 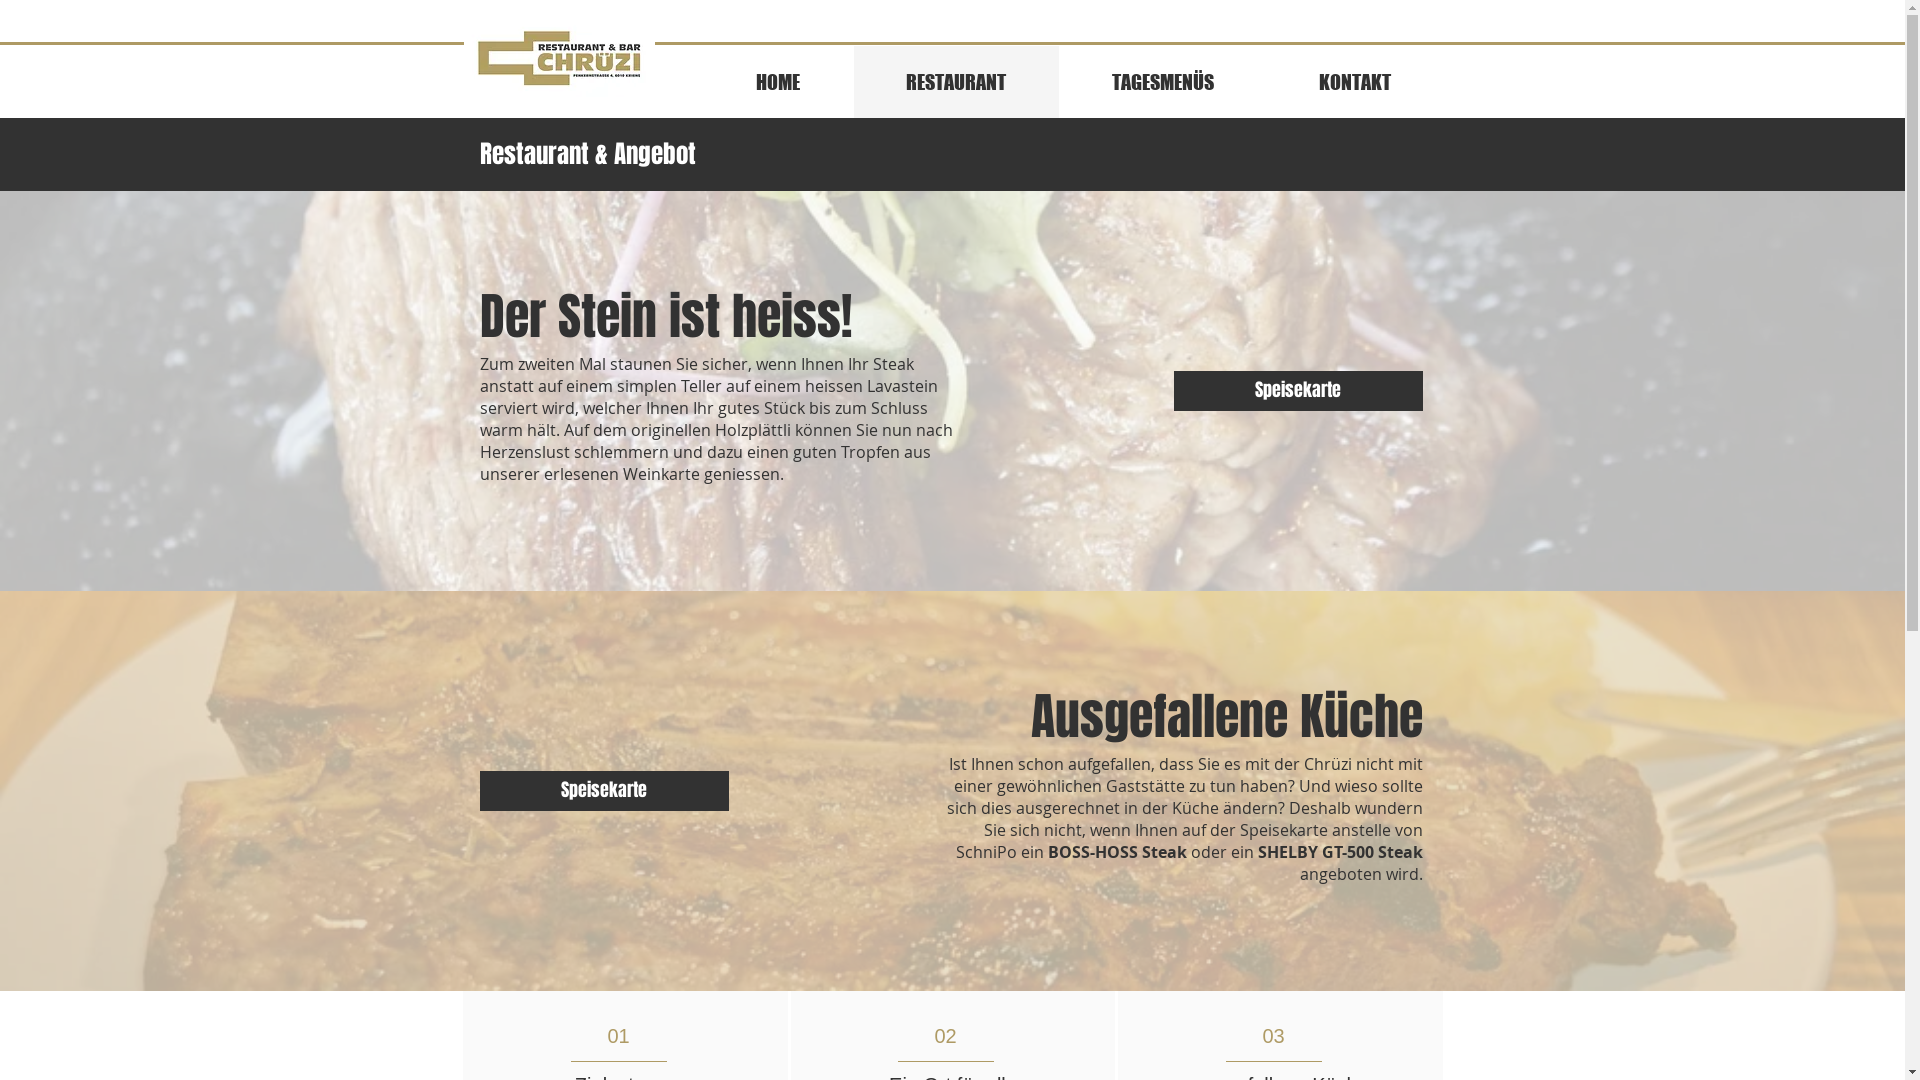 I want to click on 'RESTAURANT', so click(x=851, y=80).